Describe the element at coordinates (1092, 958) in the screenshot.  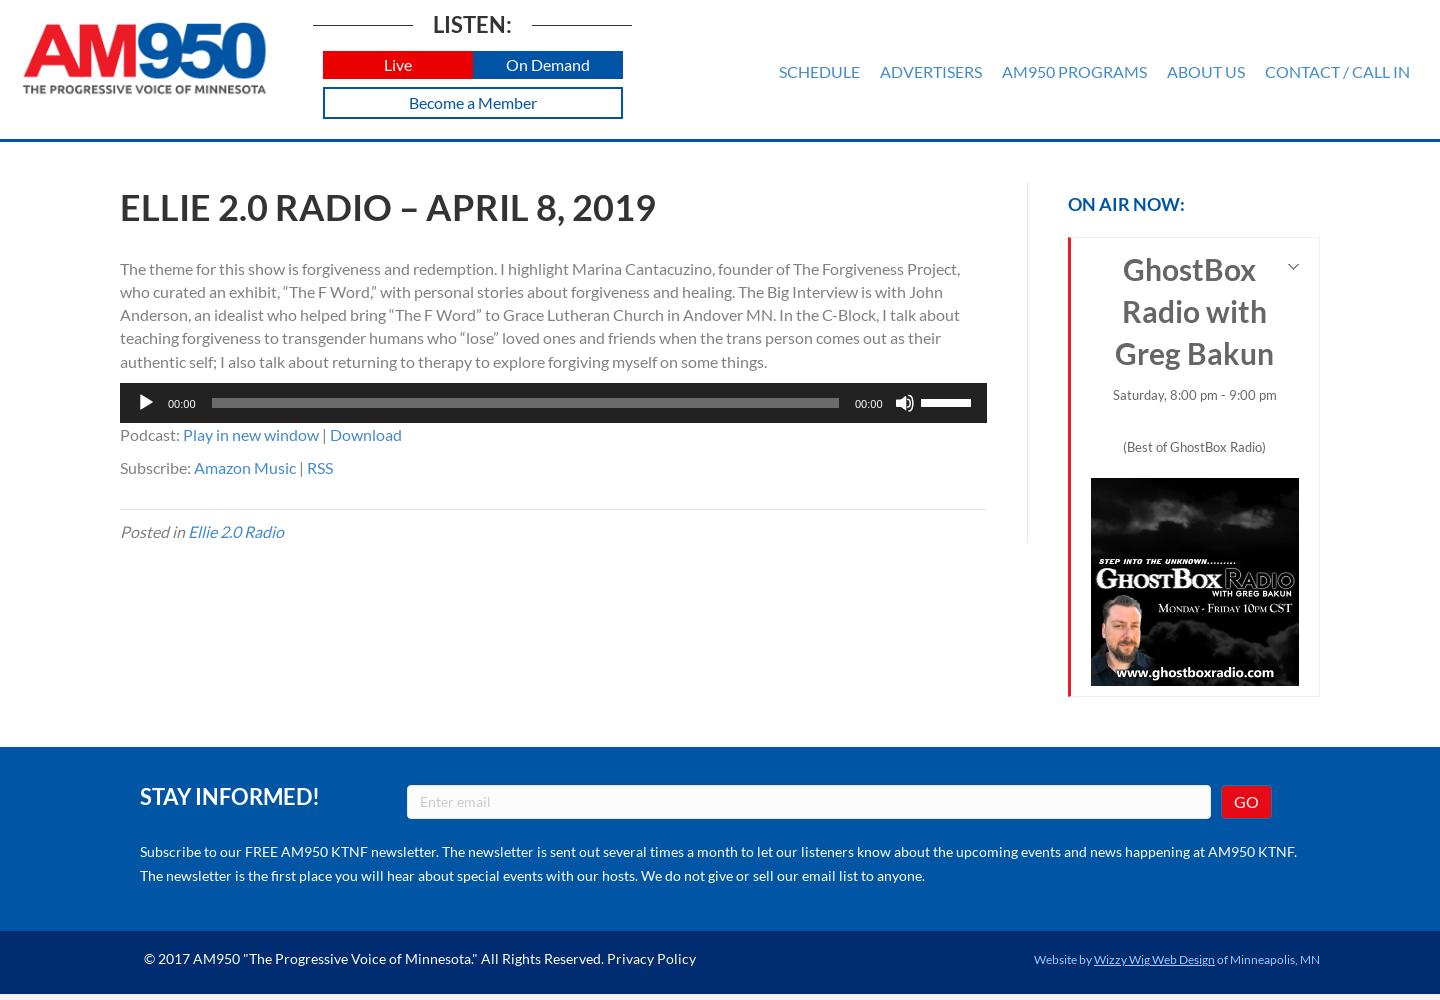
I see `'Wizzy Wig Web Design'` at that location.